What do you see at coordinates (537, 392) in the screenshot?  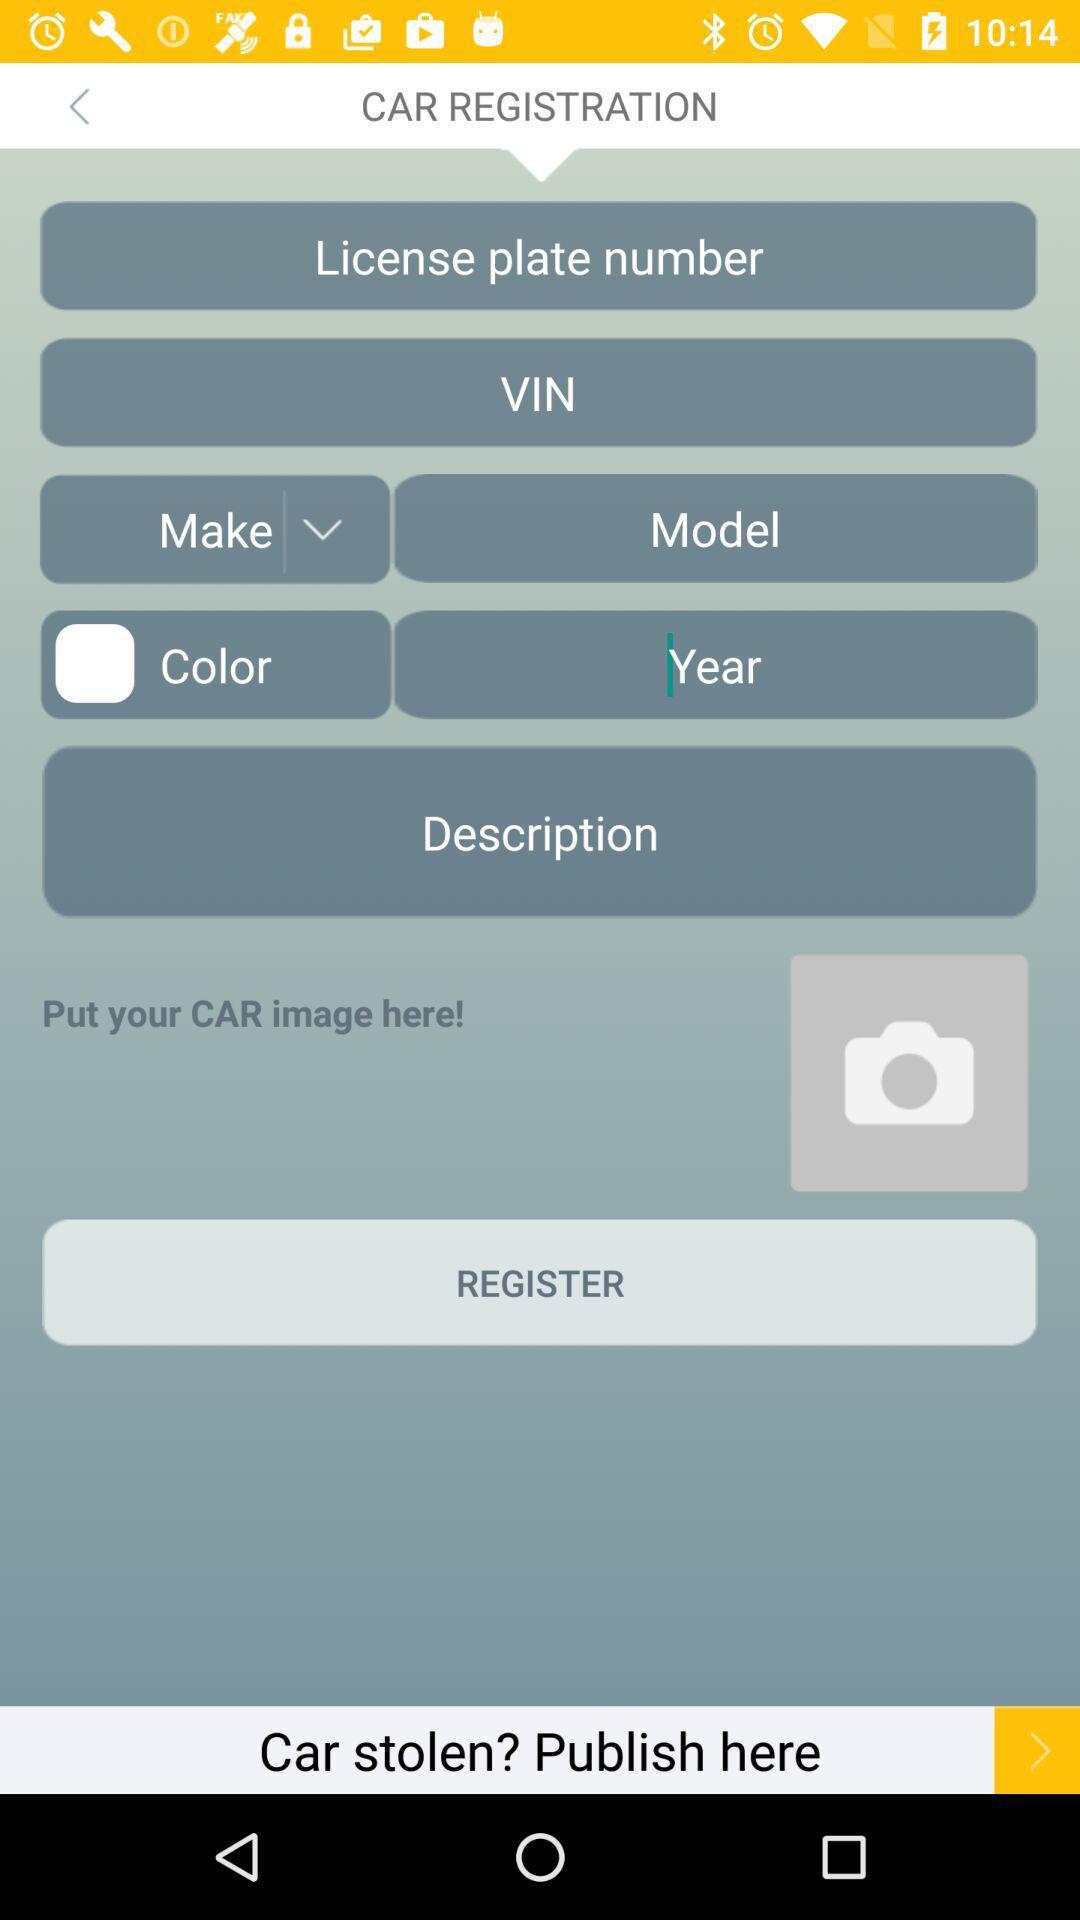 I see `a vin number` at bounding box center [537, 392].